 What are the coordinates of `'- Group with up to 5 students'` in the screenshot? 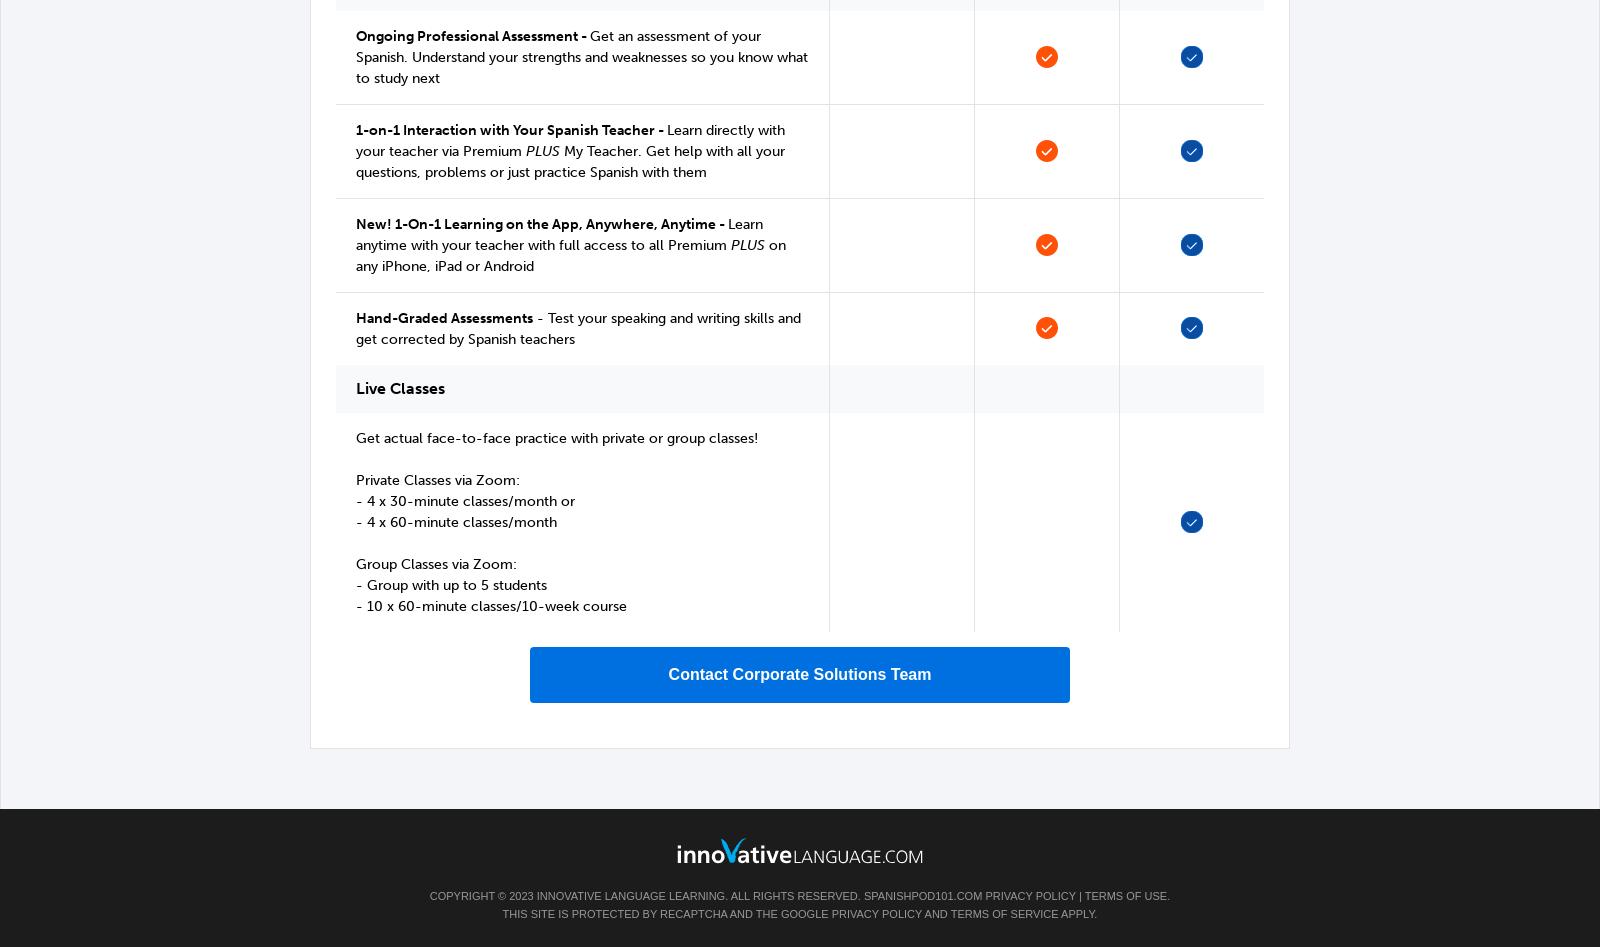 It's located at (450, 585).